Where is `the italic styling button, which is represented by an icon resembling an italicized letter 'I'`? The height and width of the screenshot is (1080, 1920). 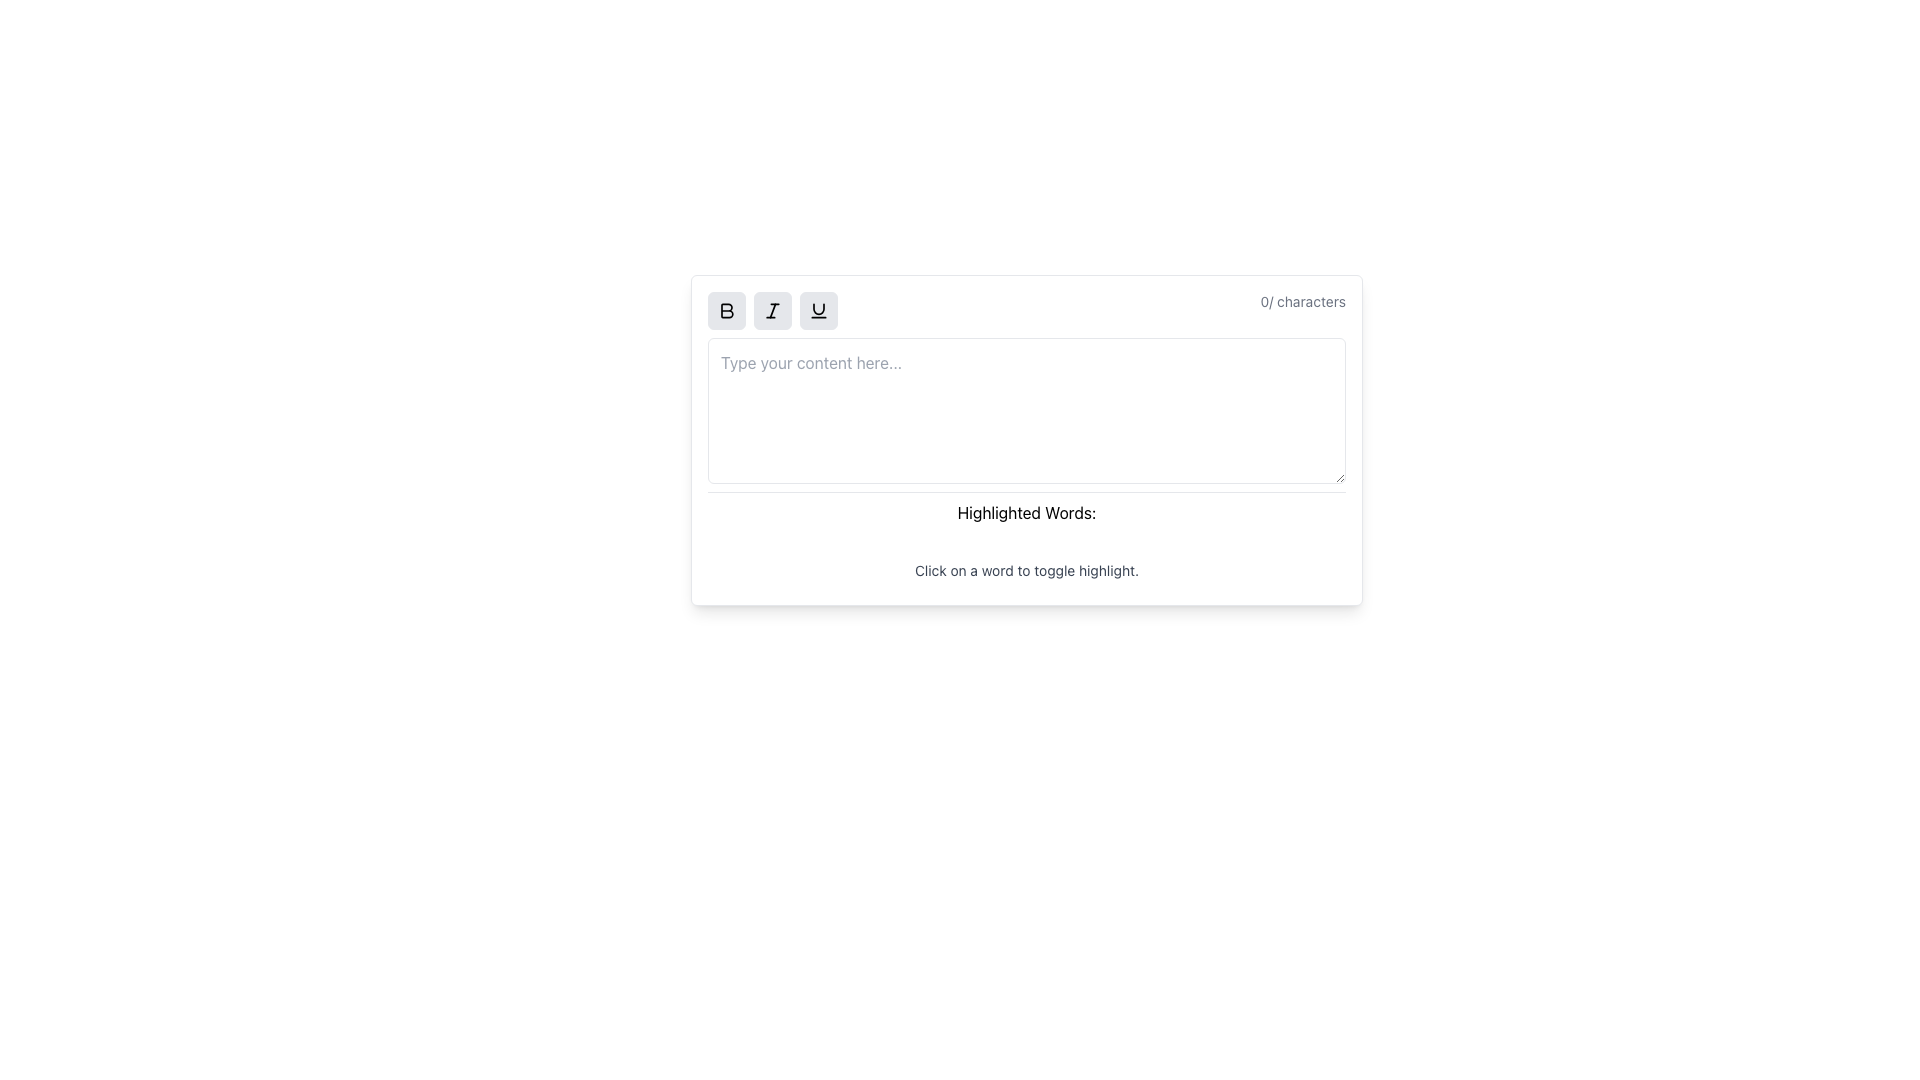 the italic styling button, which is represented by an icon resembling an italicized letter 'I' is located at coordinates (771, 311).